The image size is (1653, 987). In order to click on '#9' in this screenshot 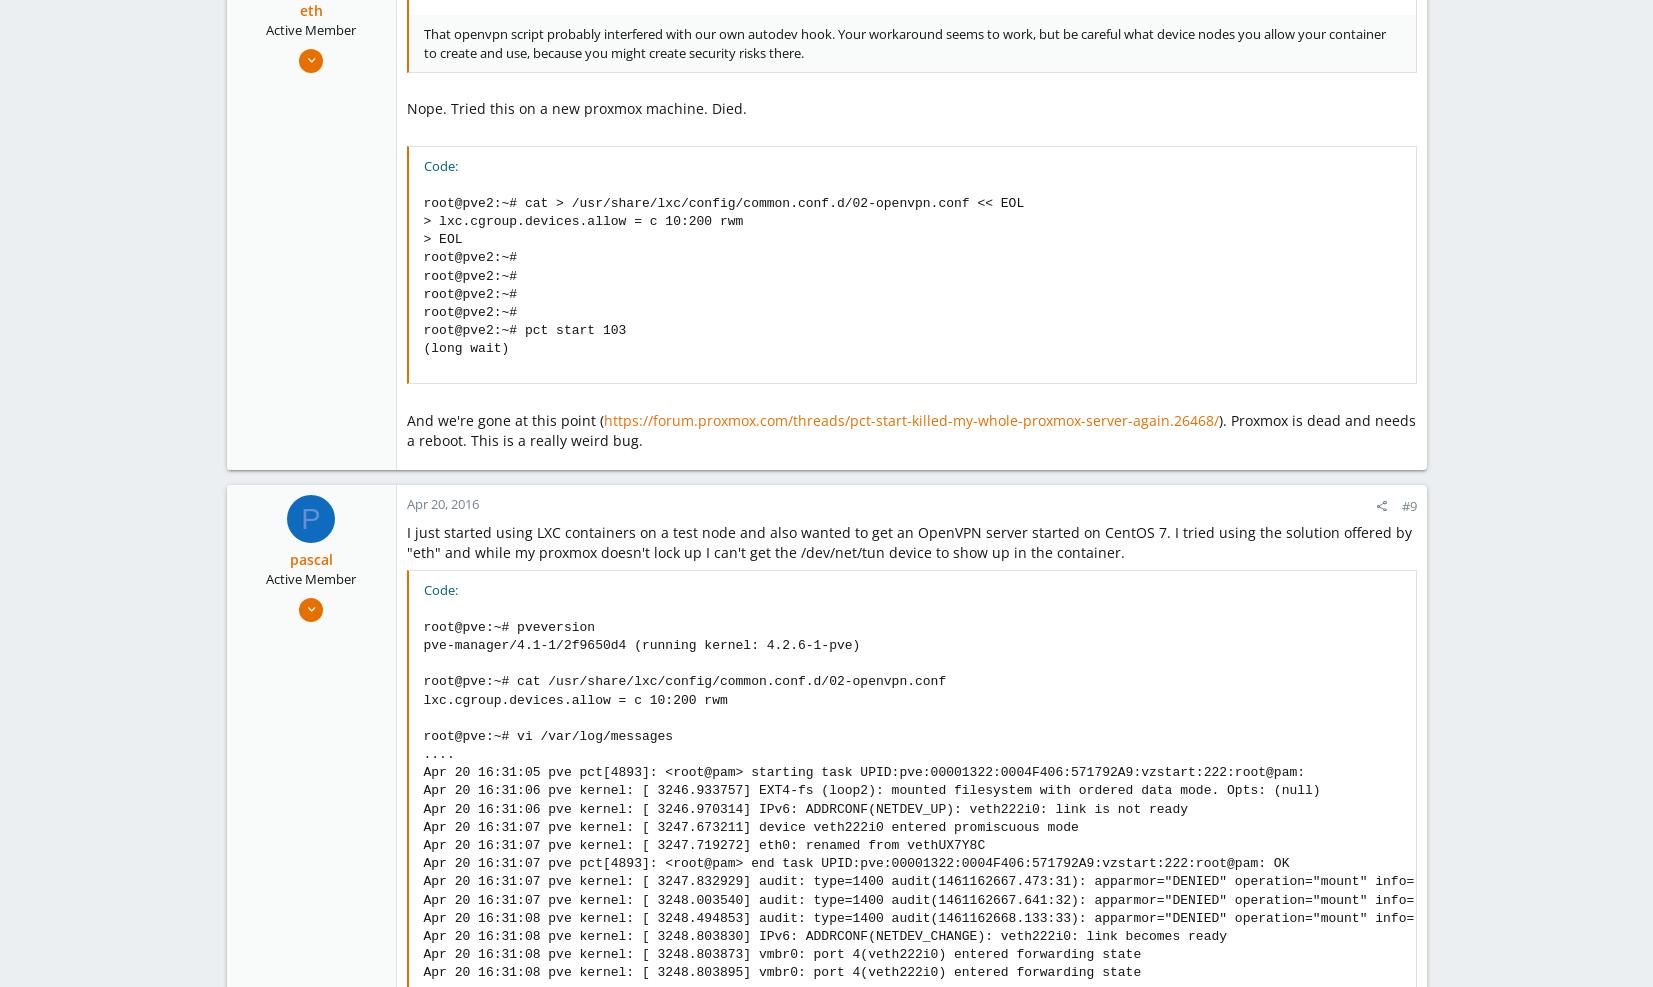, I will do `click(1408, 506)`.